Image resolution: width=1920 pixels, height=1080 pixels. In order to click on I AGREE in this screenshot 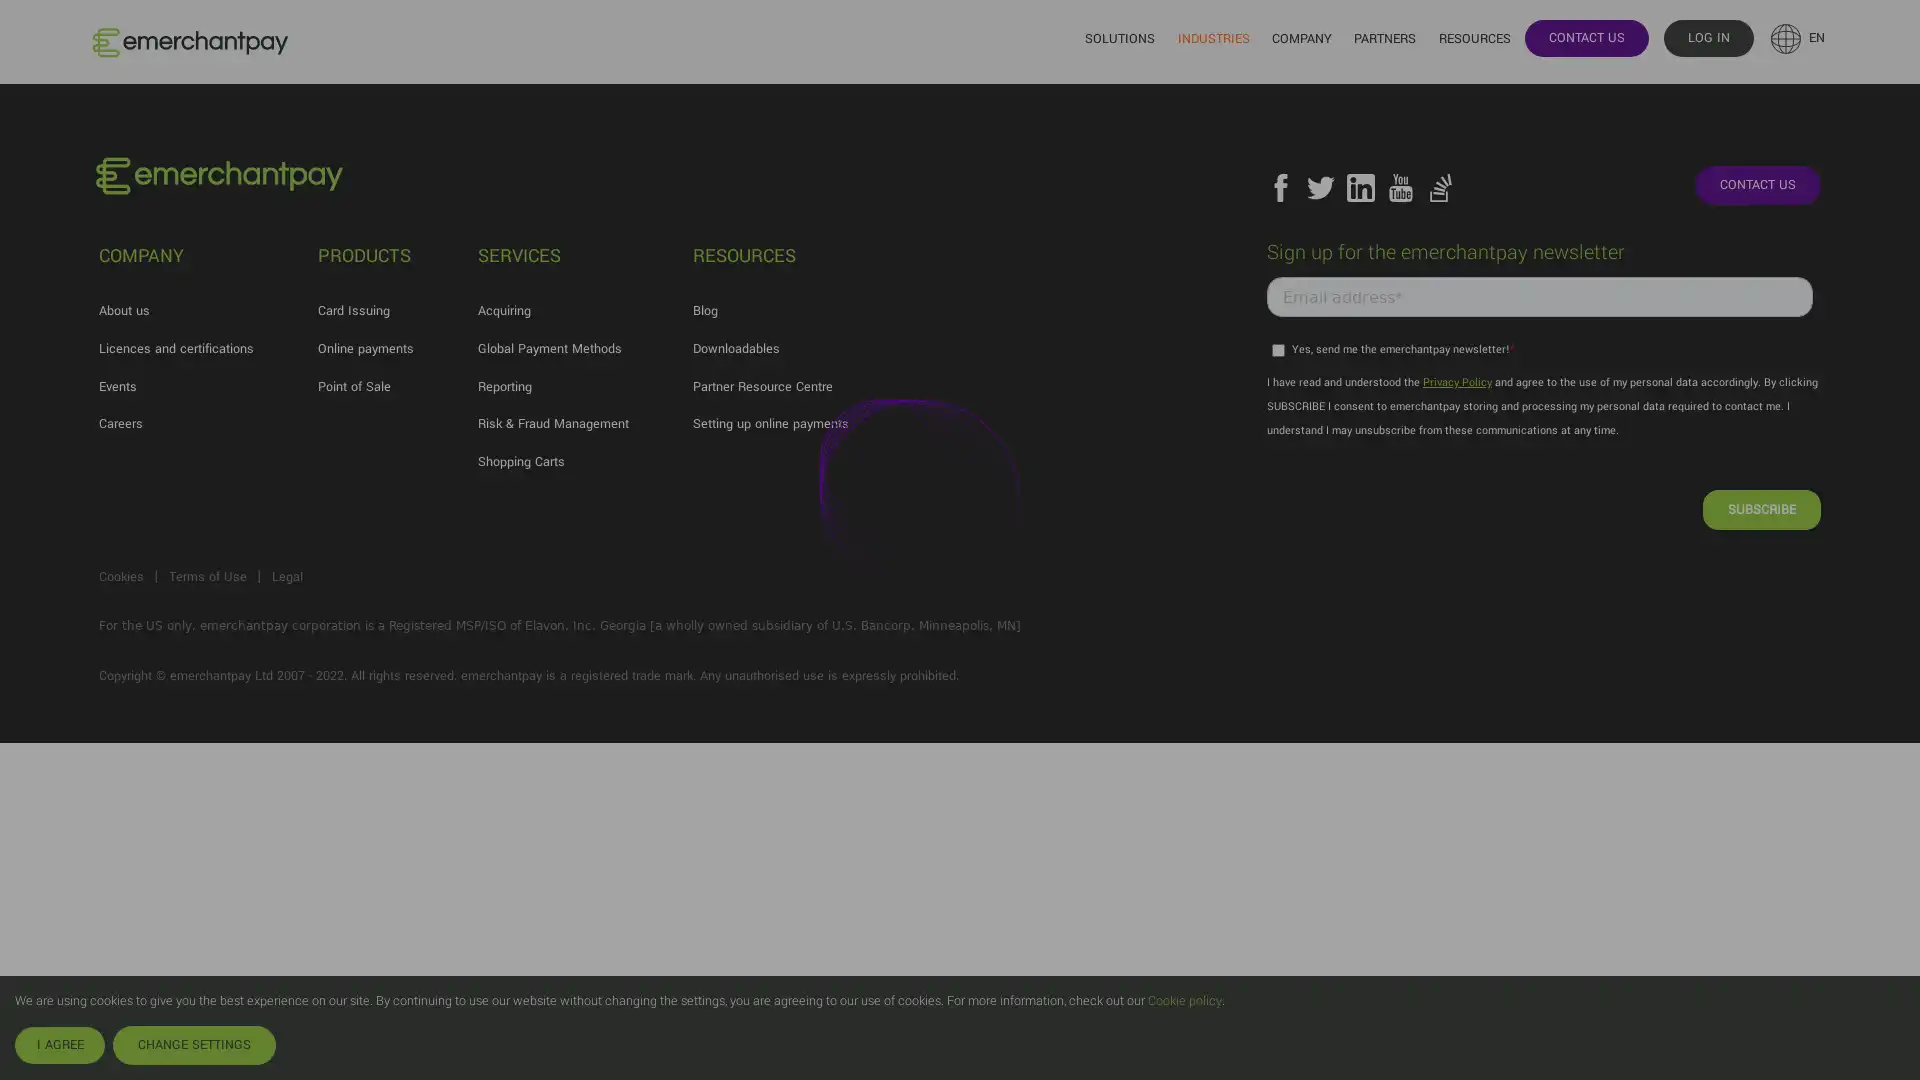, I will do `click(59, 1044)`.